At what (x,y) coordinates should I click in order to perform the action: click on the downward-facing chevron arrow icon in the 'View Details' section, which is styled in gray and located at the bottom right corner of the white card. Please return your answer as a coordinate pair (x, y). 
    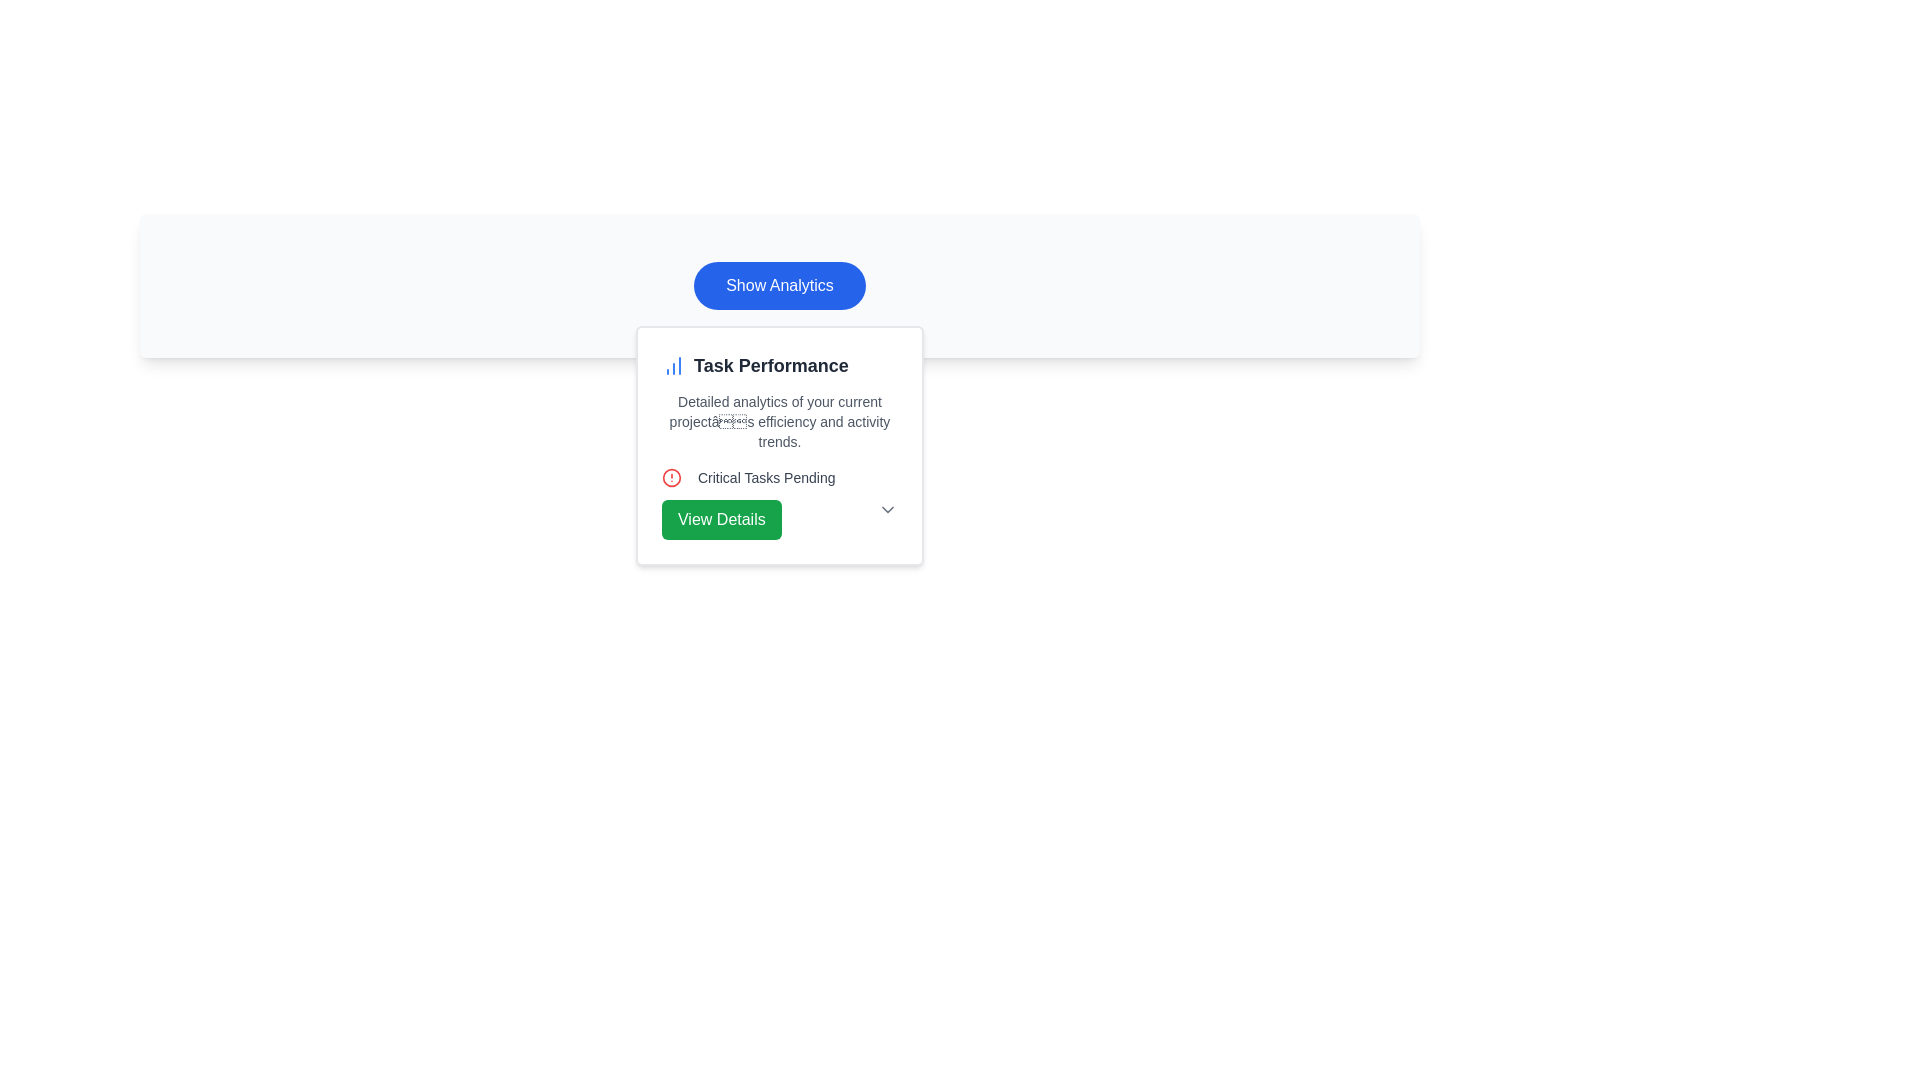
    Looking at the image, I should click on (887, 508).